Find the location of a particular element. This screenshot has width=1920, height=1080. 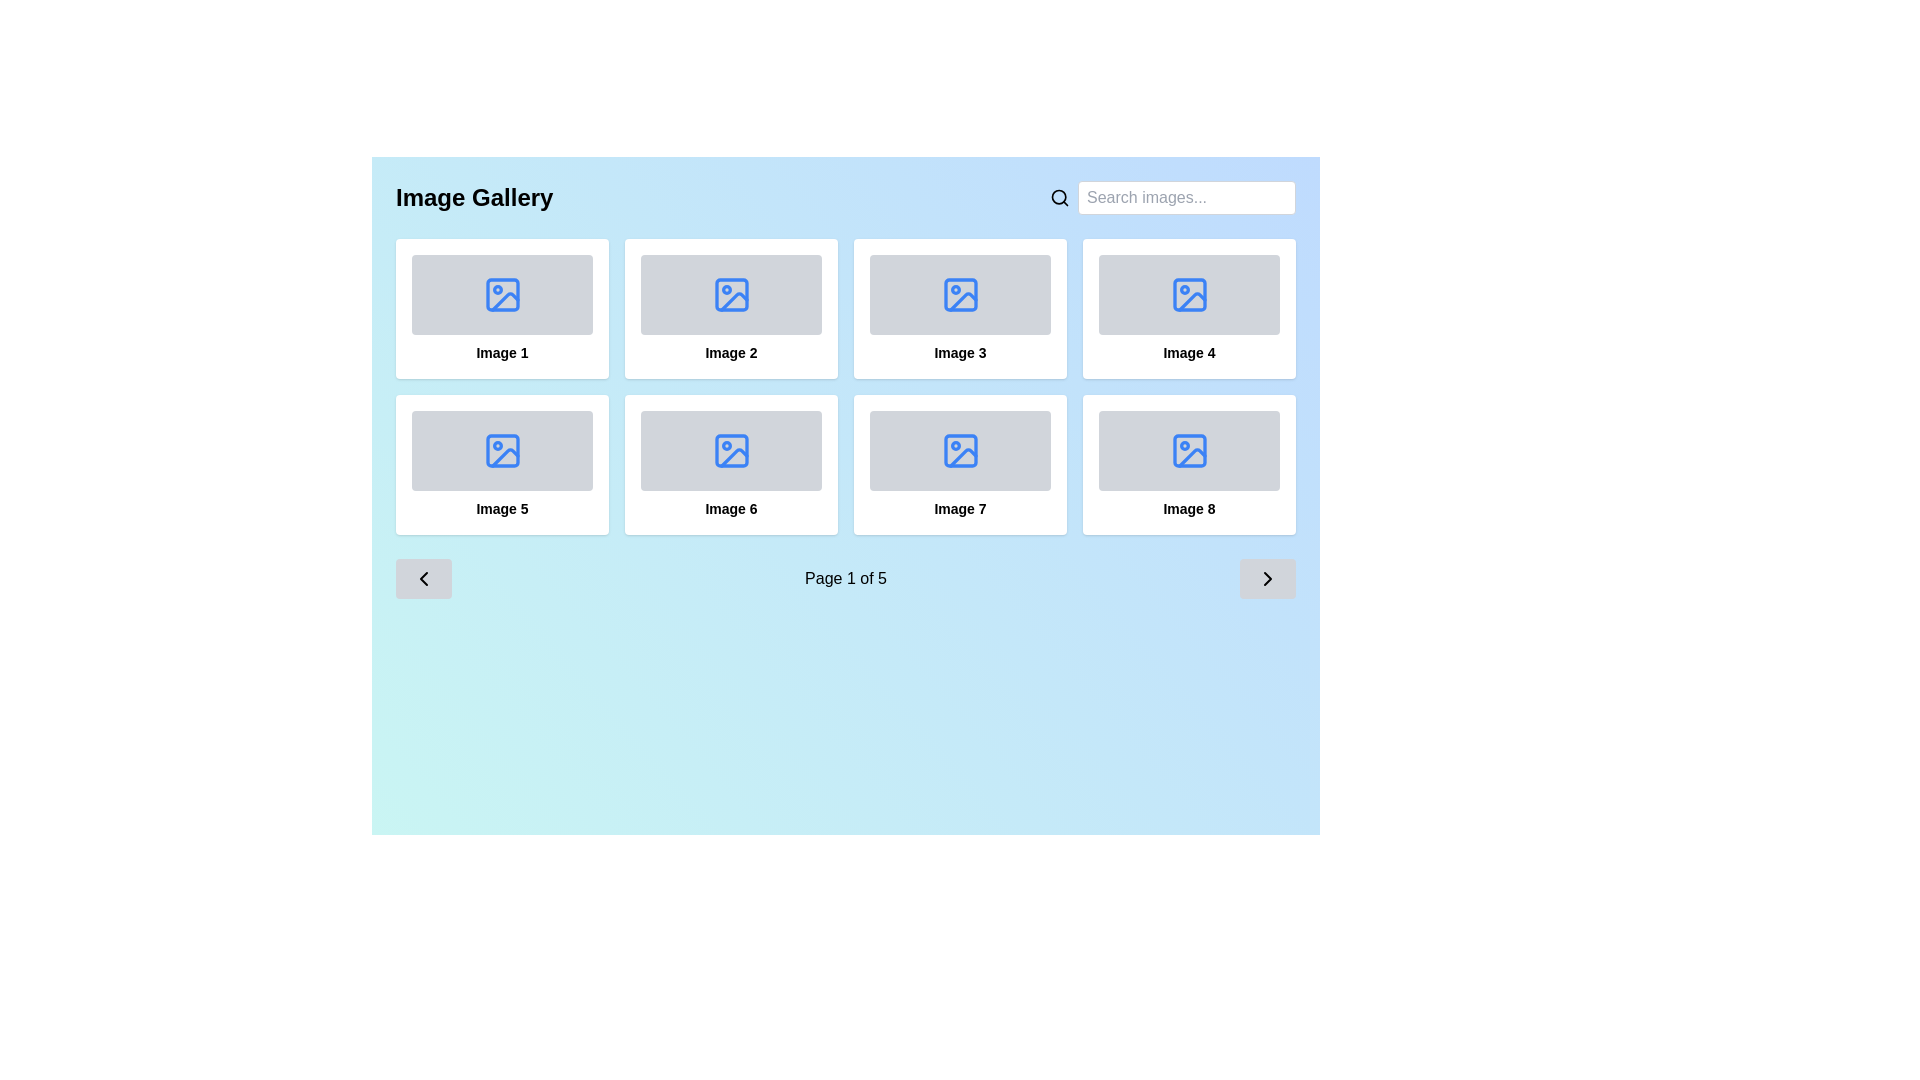

the SVG rectangle with rounded corners that is styled as a blue image placeholder in the fourth card of the image gallery's first row is located at coordinates (1189, 294).